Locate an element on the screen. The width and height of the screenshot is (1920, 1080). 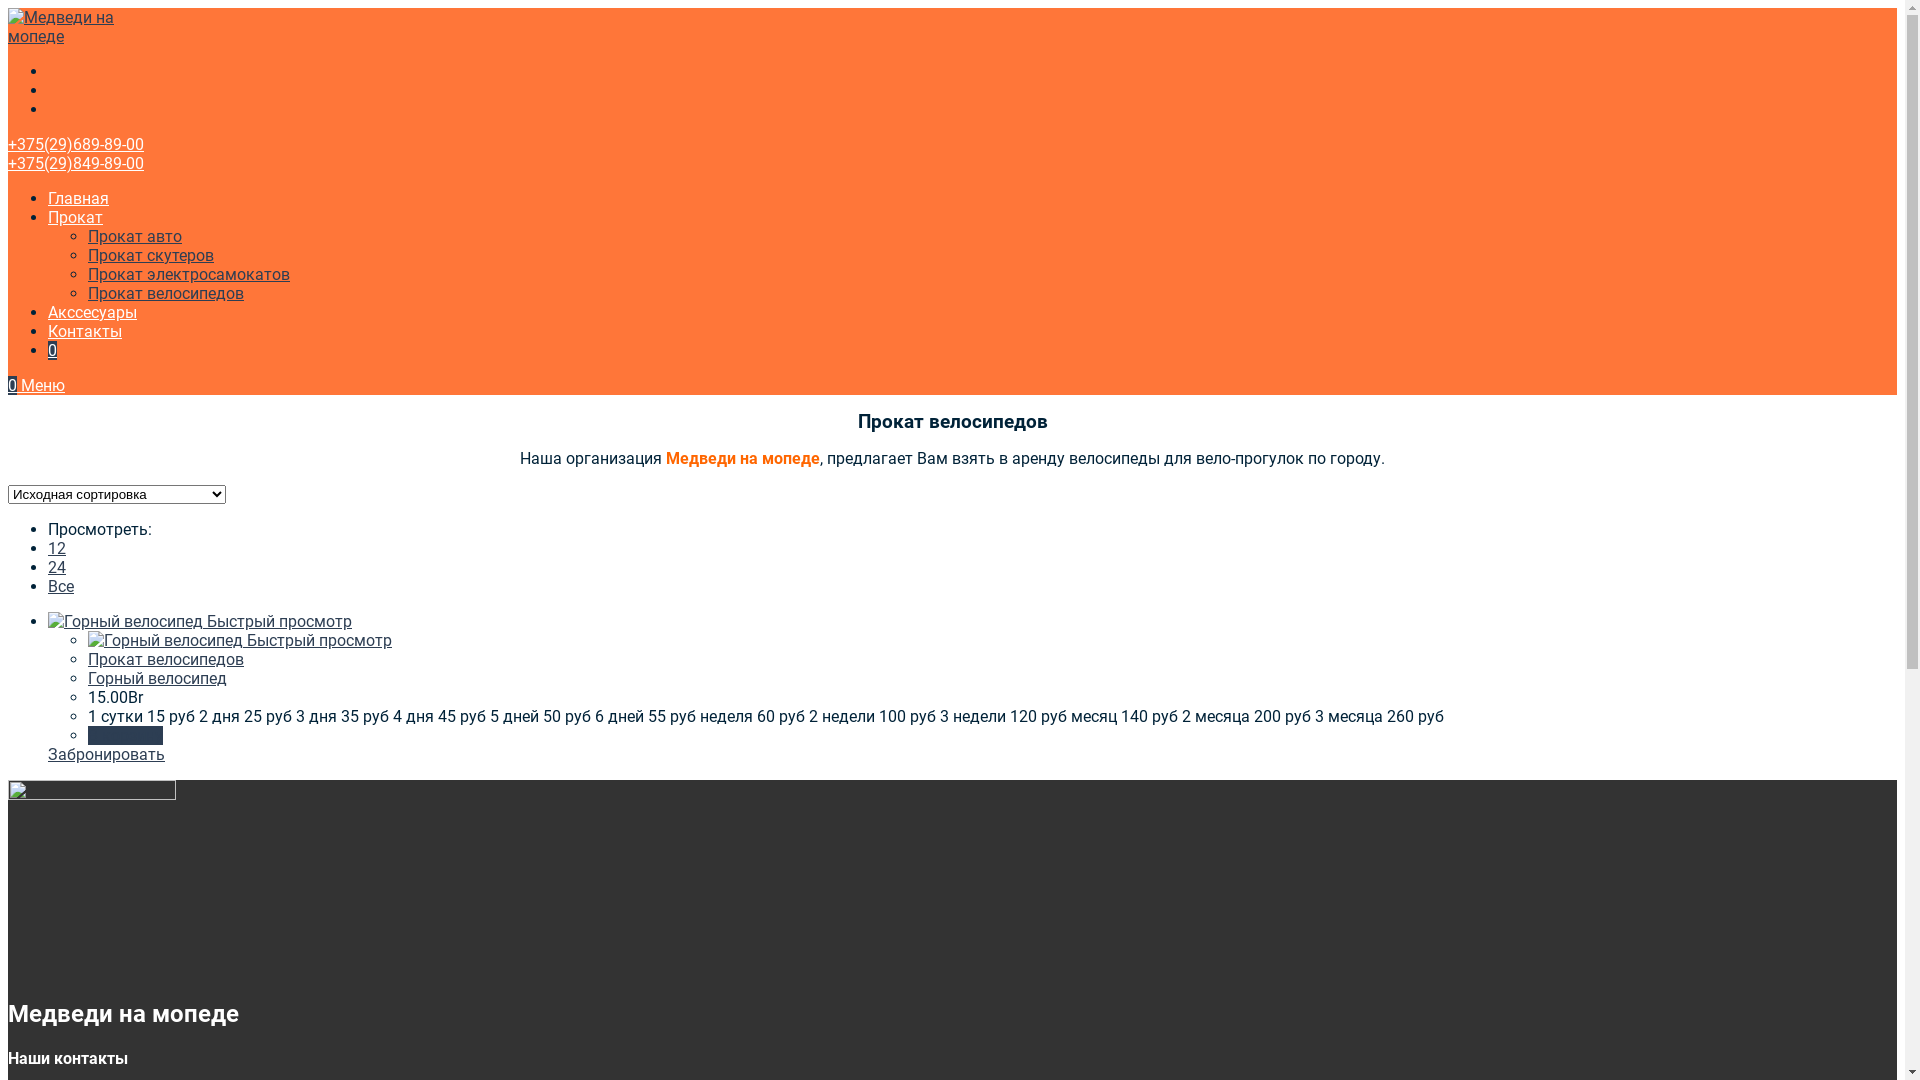
'12' is located at coordinates (57, 548).